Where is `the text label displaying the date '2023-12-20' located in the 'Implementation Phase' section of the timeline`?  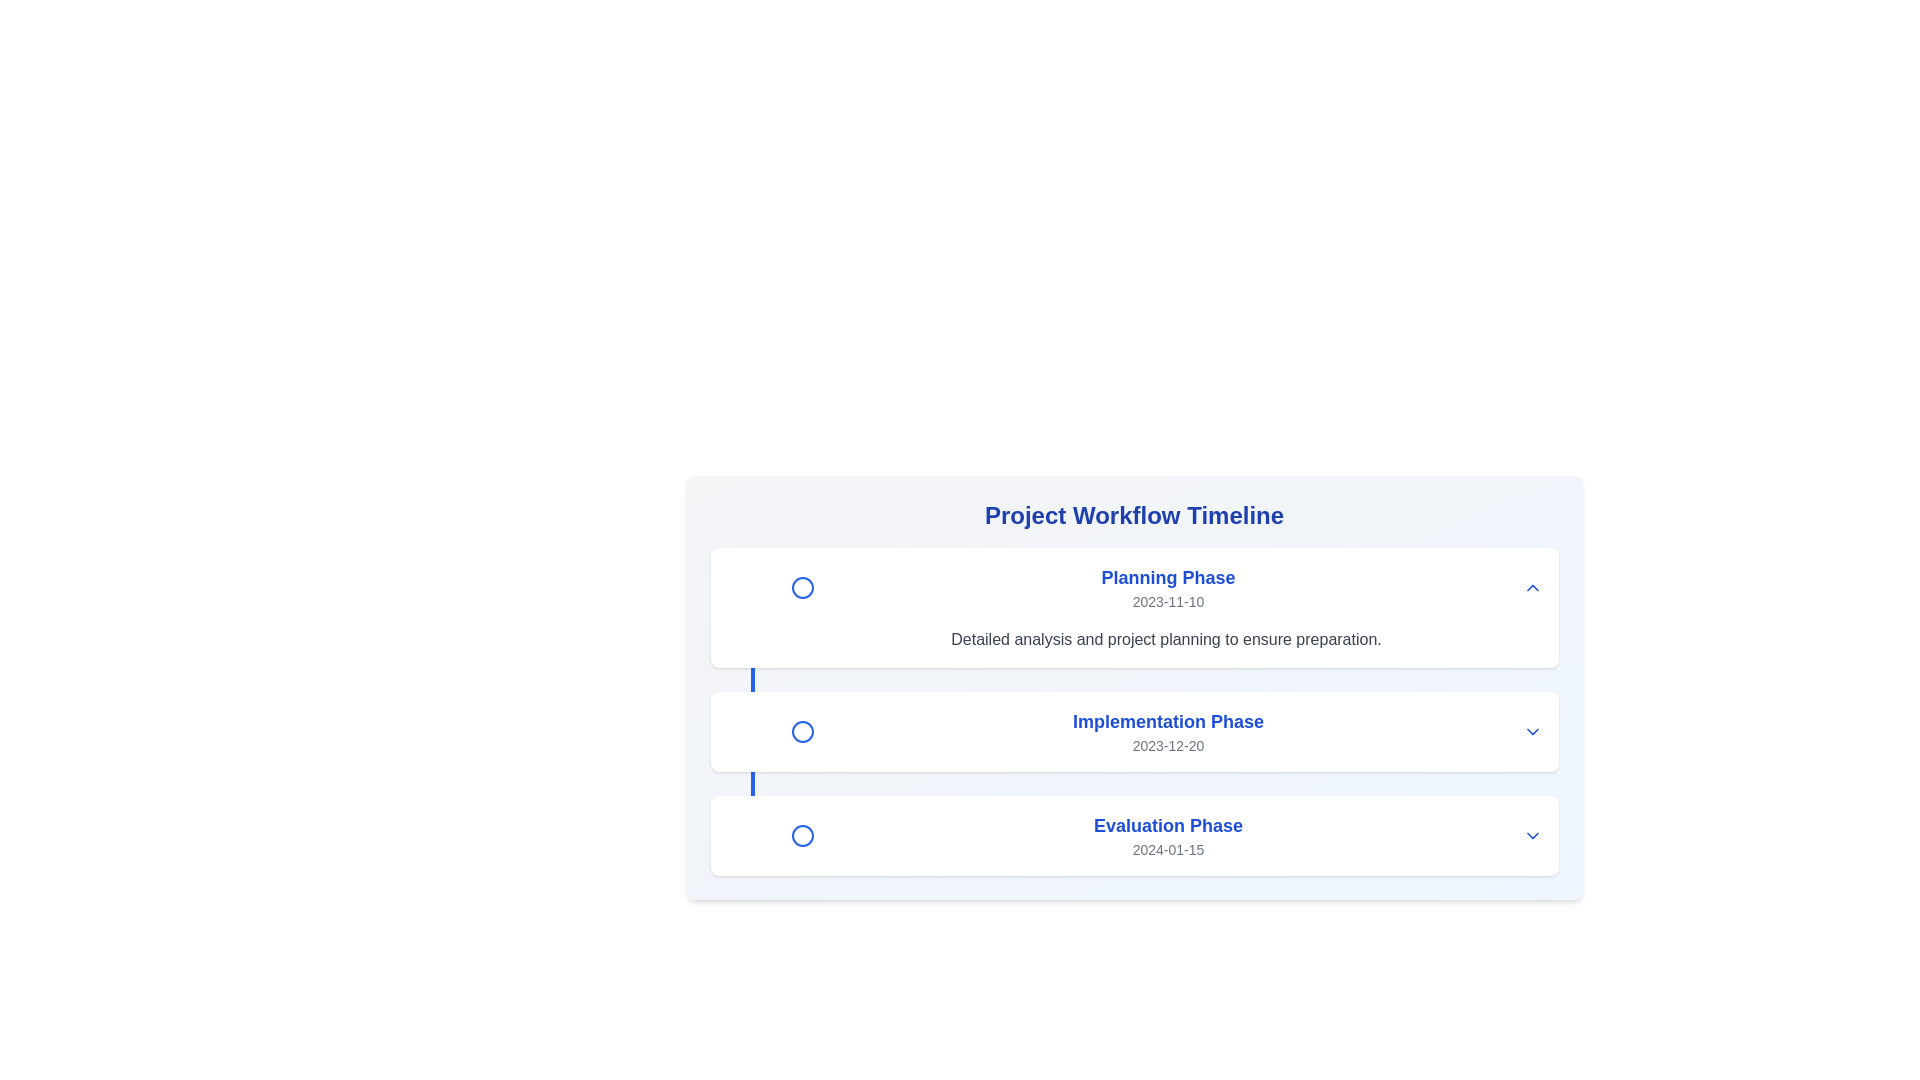
the text label displaying the date '2023-12-20' located in the 'Implementation Phase' section of the timeline is located at coordinates (1168, 745).